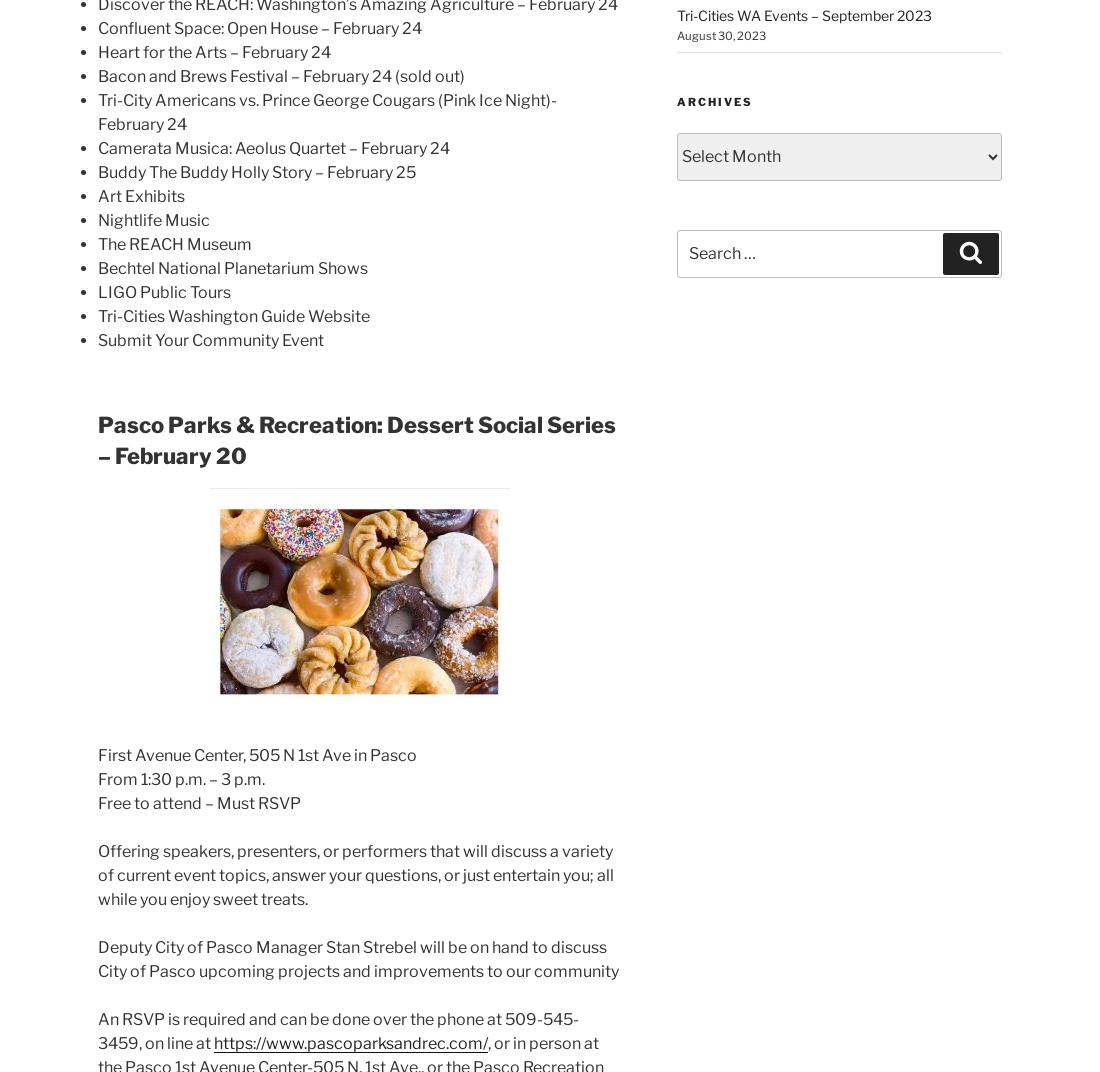  What do you see at coordinates (98, 220) in the screenshot?
I see `'Nightlife Music'` at bounding box center [98, 220].